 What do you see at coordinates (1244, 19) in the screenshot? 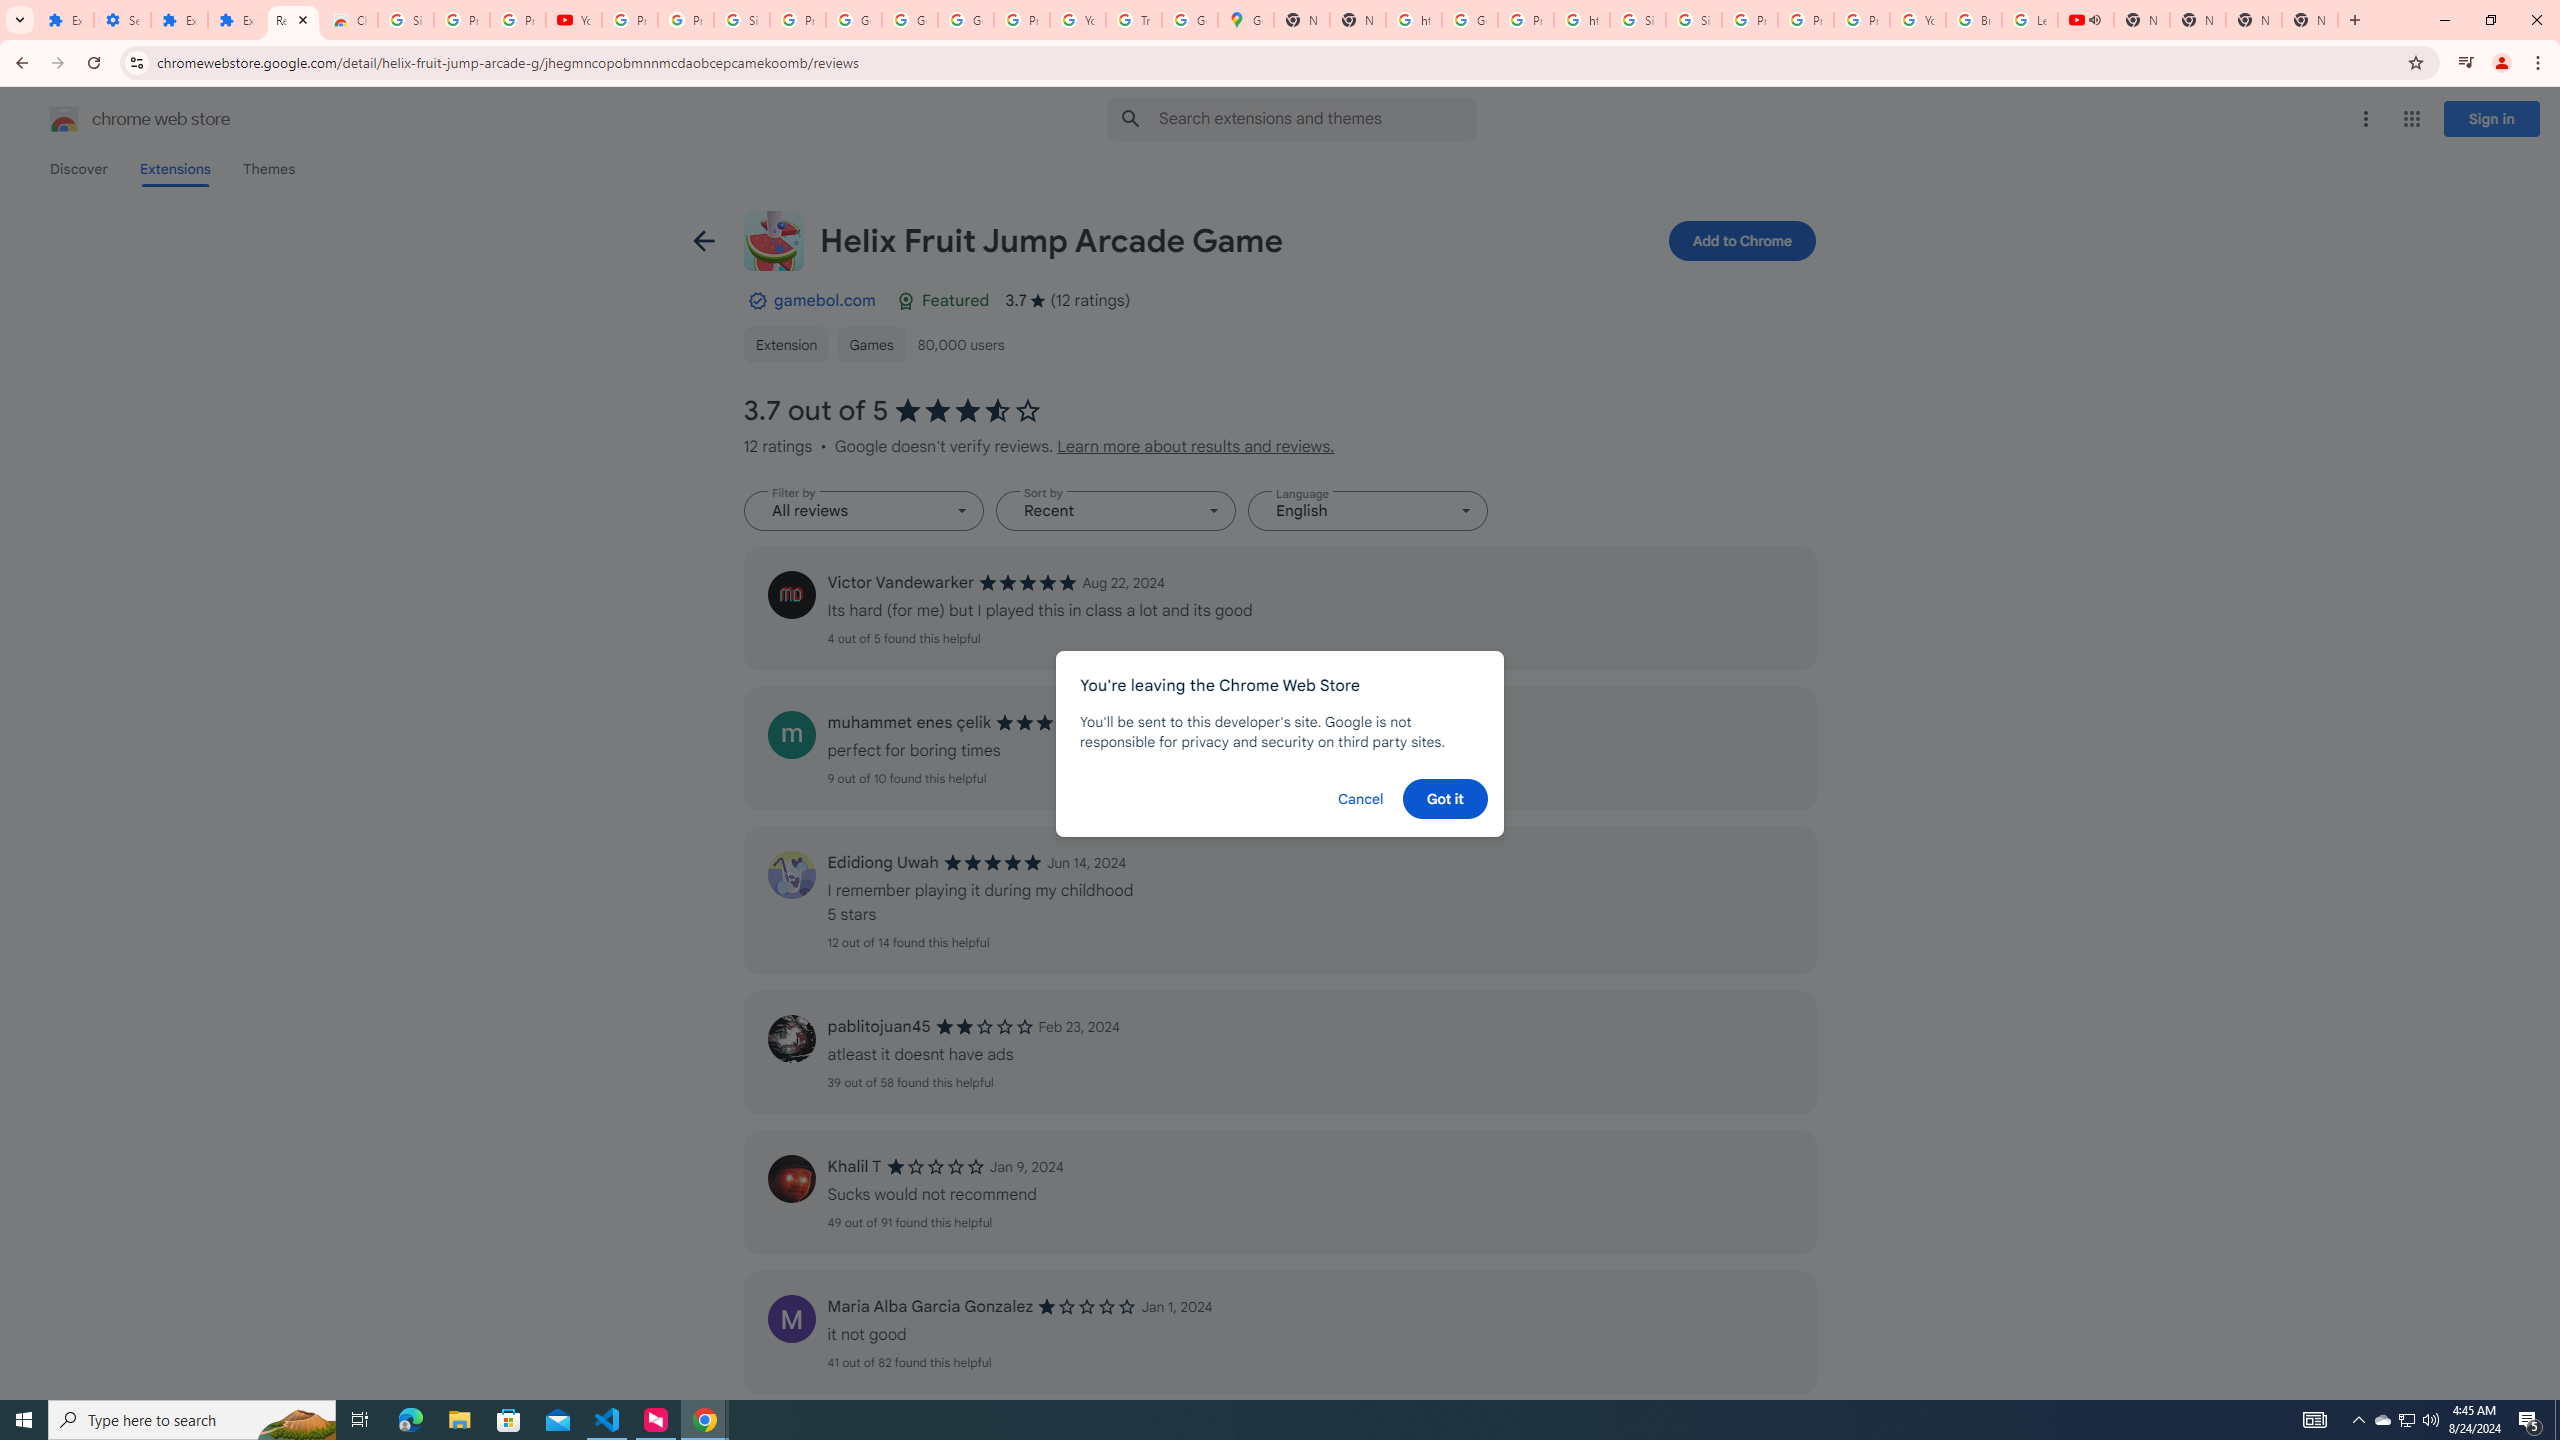
I see `'Google Maps'` at bounding box center [1244, 19].